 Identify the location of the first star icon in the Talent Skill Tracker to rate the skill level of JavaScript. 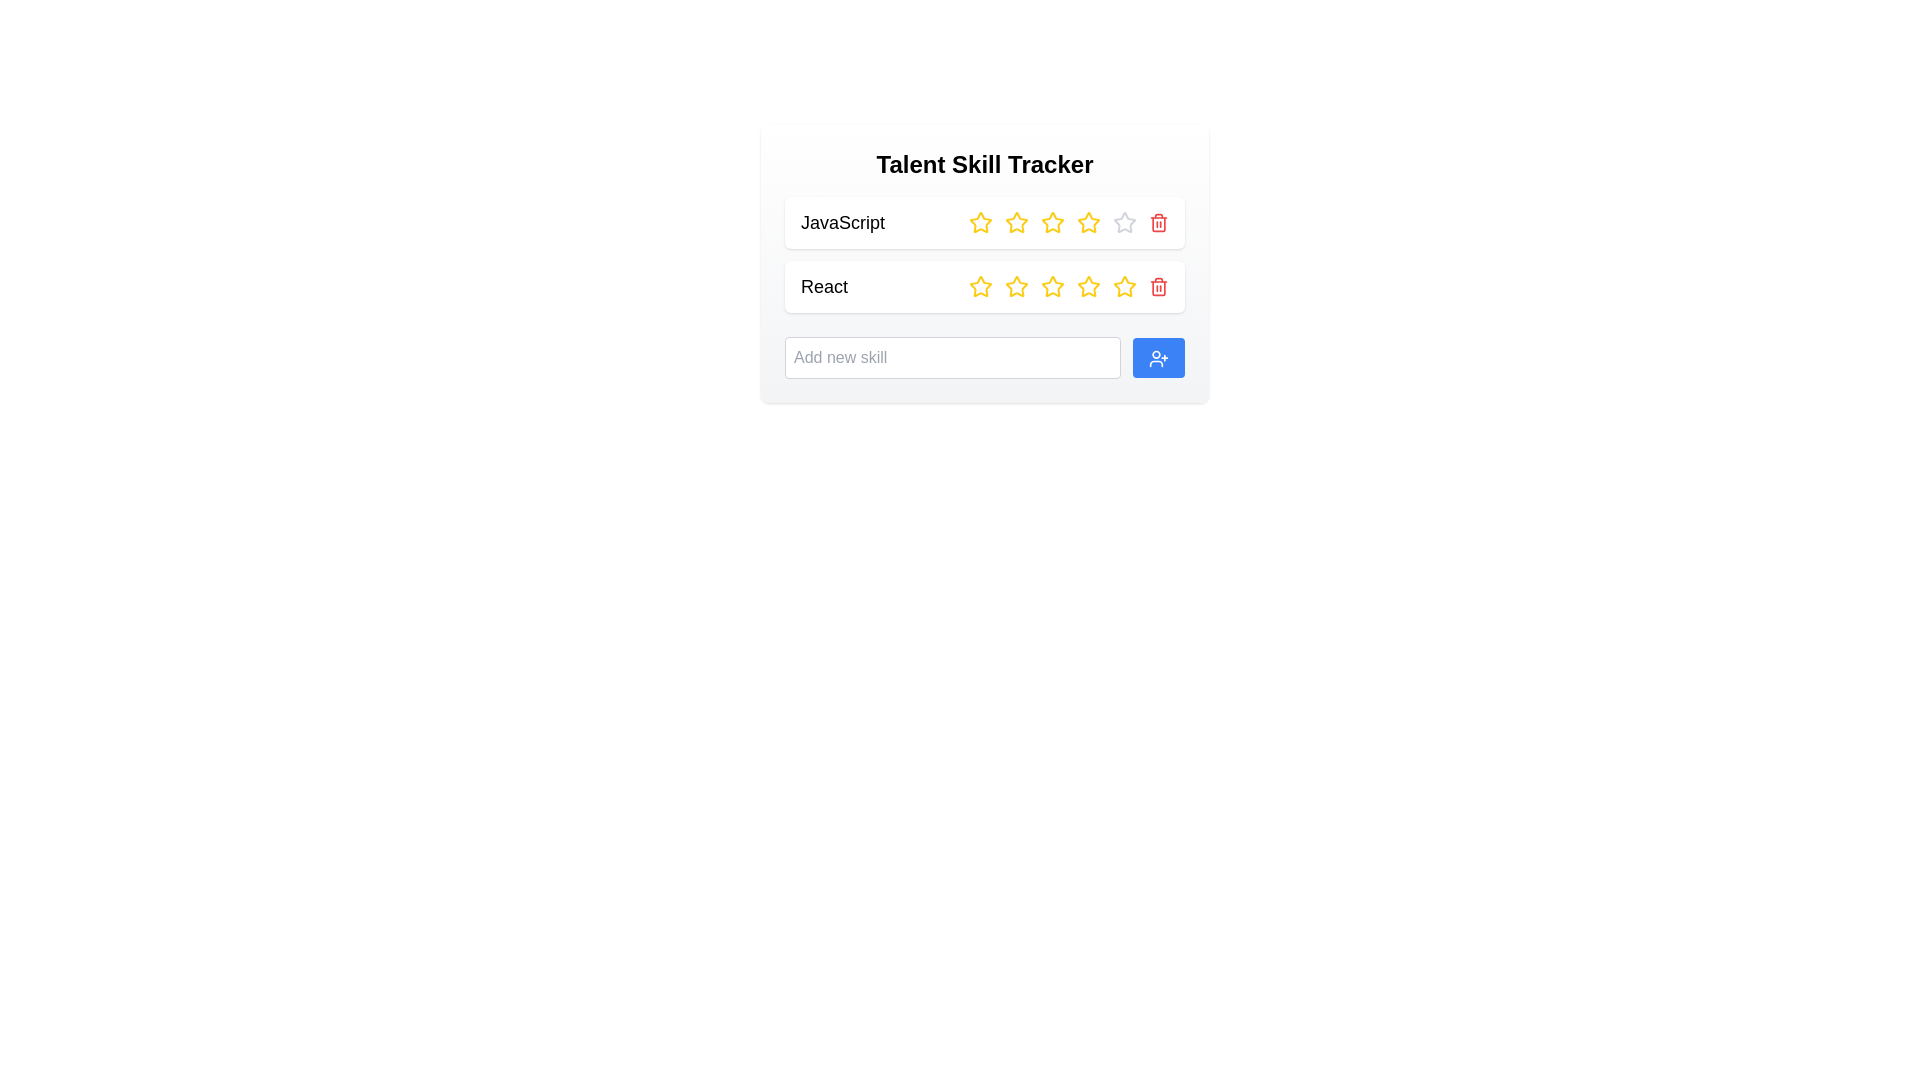
(980, 223).